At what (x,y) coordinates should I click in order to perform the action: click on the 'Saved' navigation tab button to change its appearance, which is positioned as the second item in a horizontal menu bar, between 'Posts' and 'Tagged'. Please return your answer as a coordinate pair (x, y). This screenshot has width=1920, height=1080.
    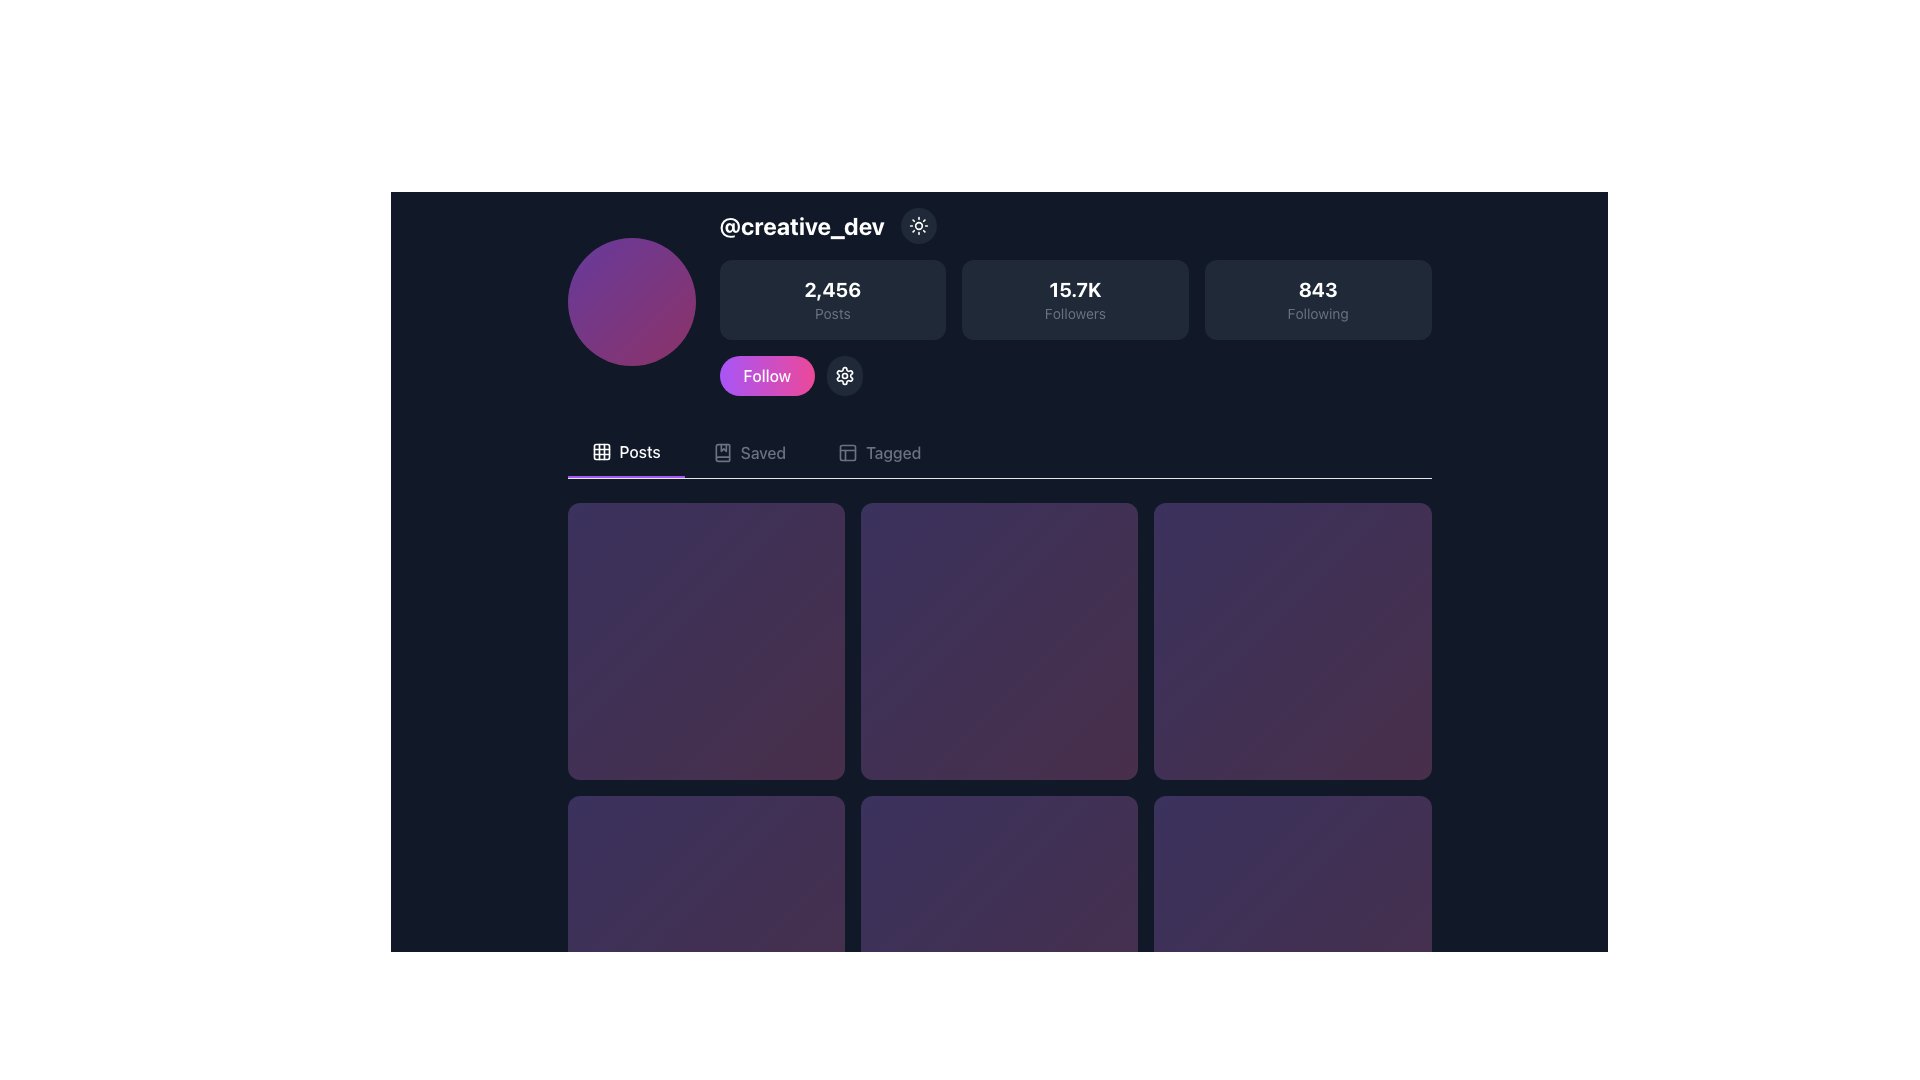
    Looking at the image, I should click on (748, 452).